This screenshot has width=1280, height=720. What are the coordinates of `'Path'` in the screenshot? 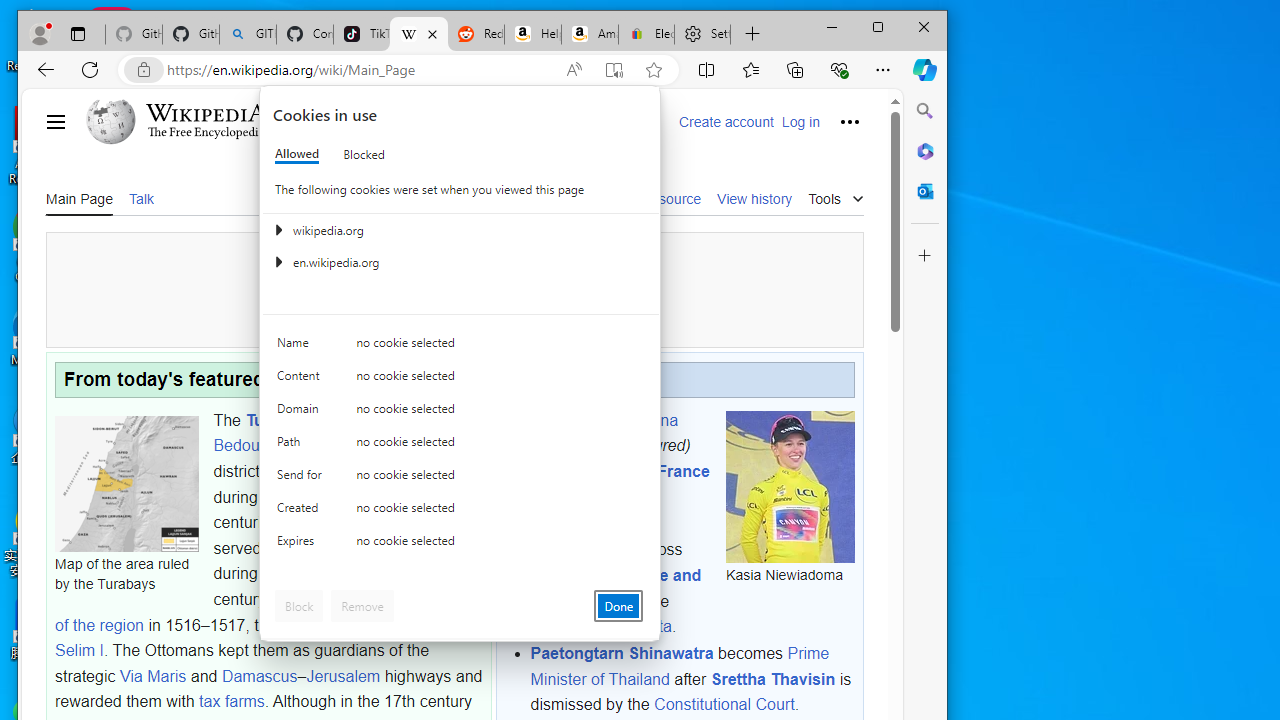 It's located at (301, 445).